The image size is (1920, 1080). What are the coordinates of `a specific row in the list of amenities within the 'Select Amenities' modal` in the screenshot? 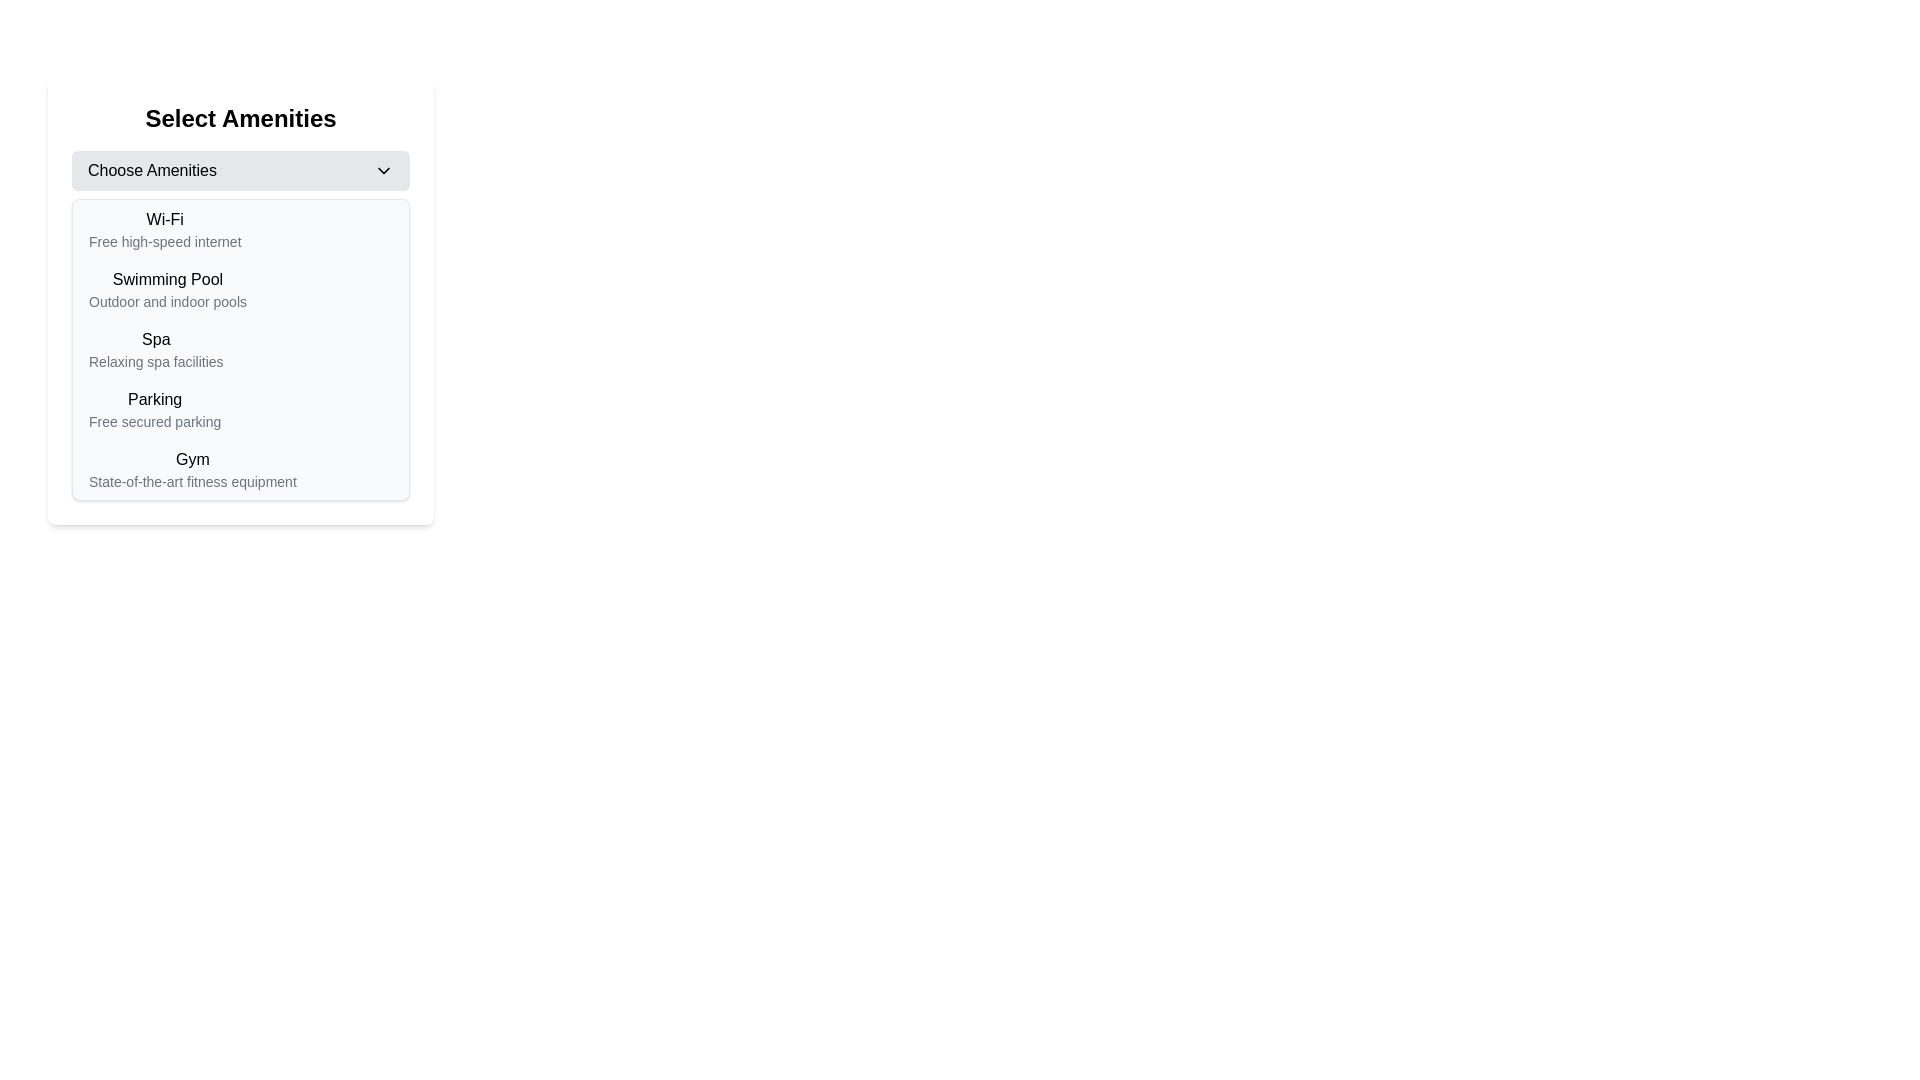 It's located at (240, 301).